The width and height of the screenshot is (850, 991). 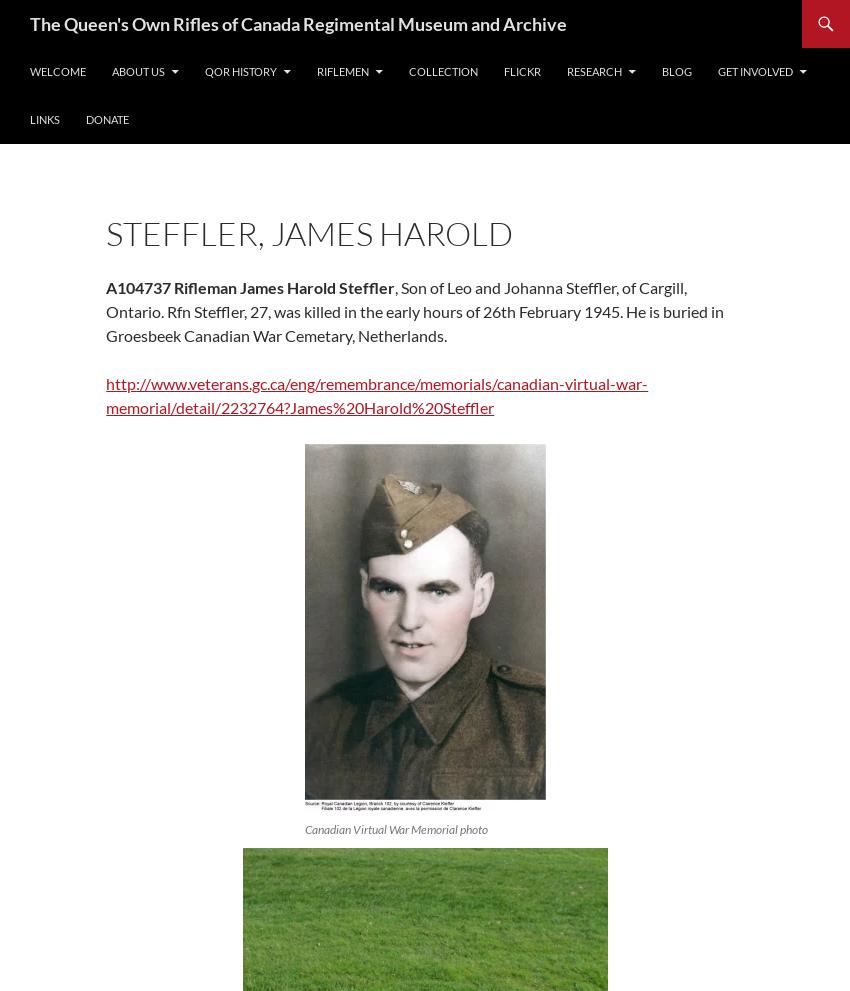 What do you see at coordinates (104, 394) in the screenshot?
I see `'http://www.veterans.gc.ca/eng/remembrance/memorials/canadian-virtual-war-memorial/detail/2232764?James%20Harold%20Steffler'` at bounding box center [104, 394].